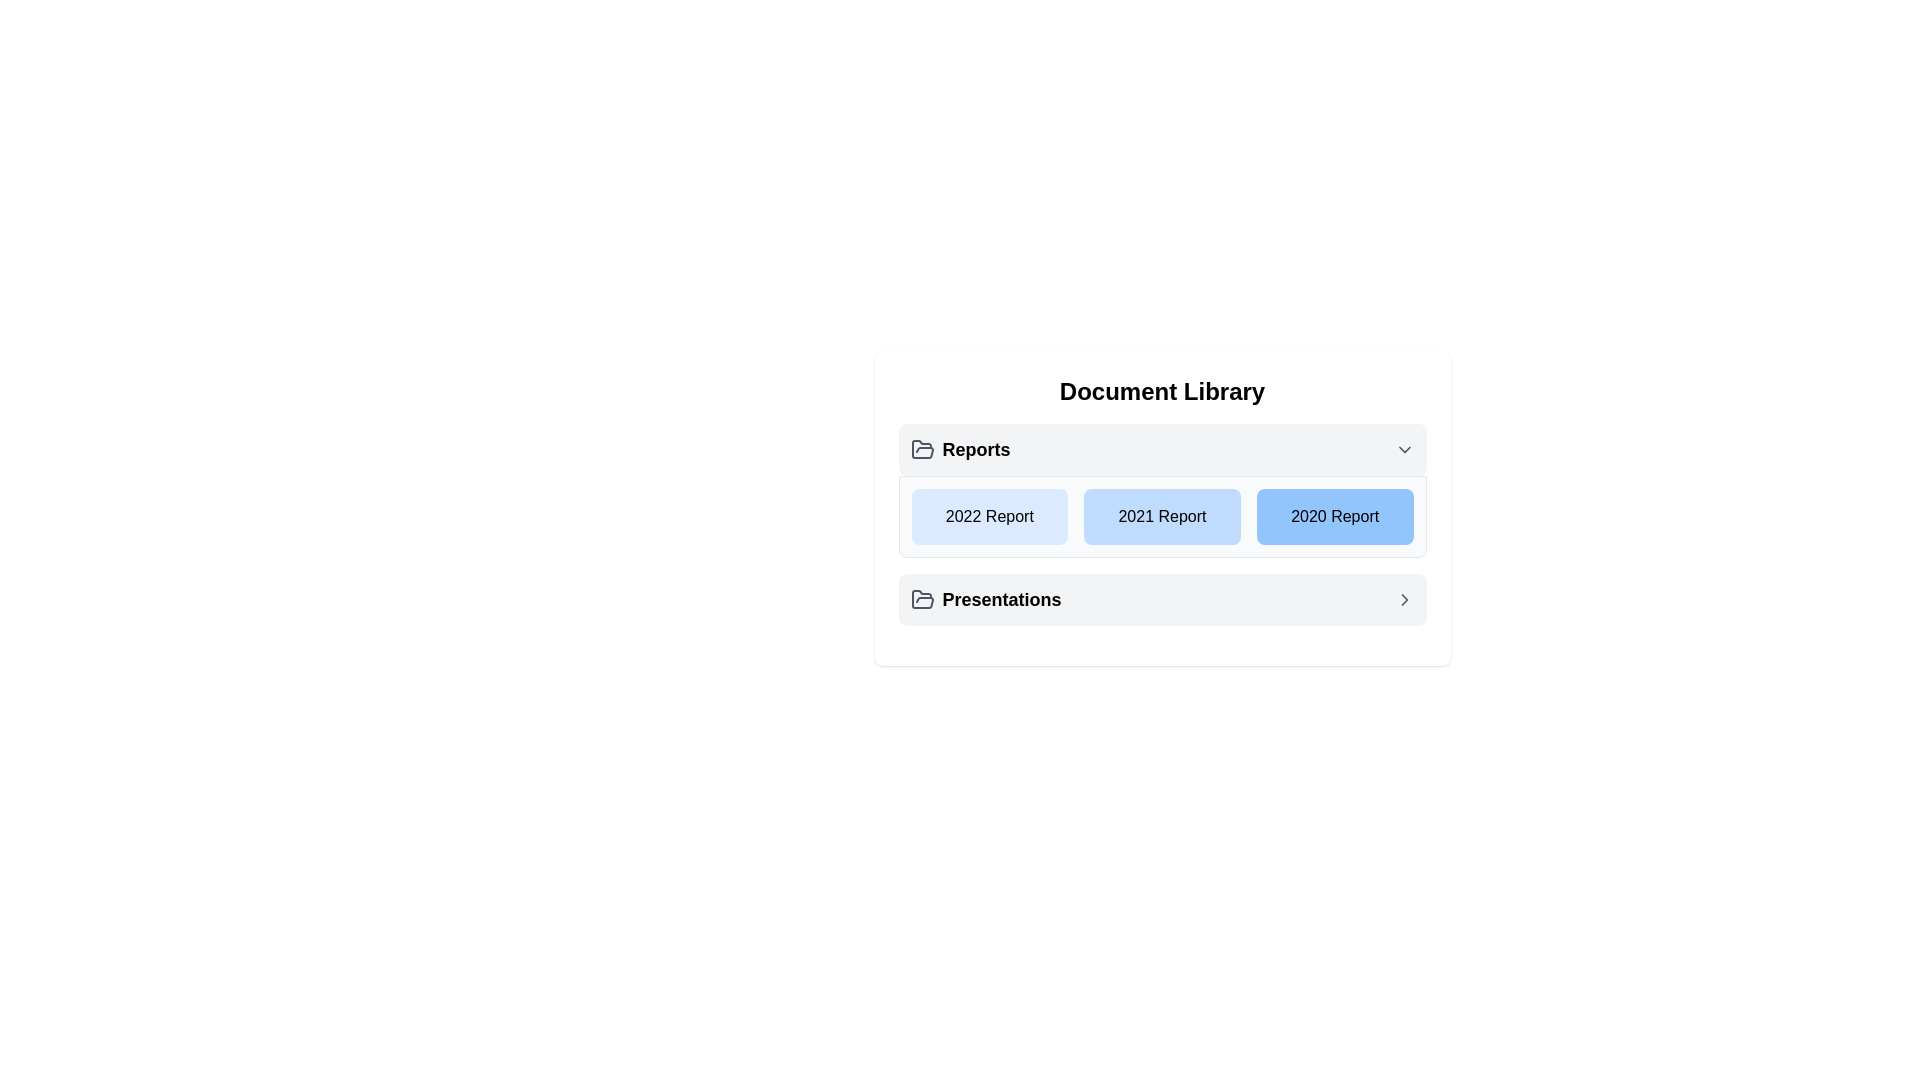 The image size is (1920, 1080). What do you see at coordinates (1002, 599) in the screenshot?
I see `the text label reading 'Presentations', which is styled in black font and located below the 'Reports' section, positioned to the right of a folder icon in the 'Items' section` at bounding box center [1002, 599].